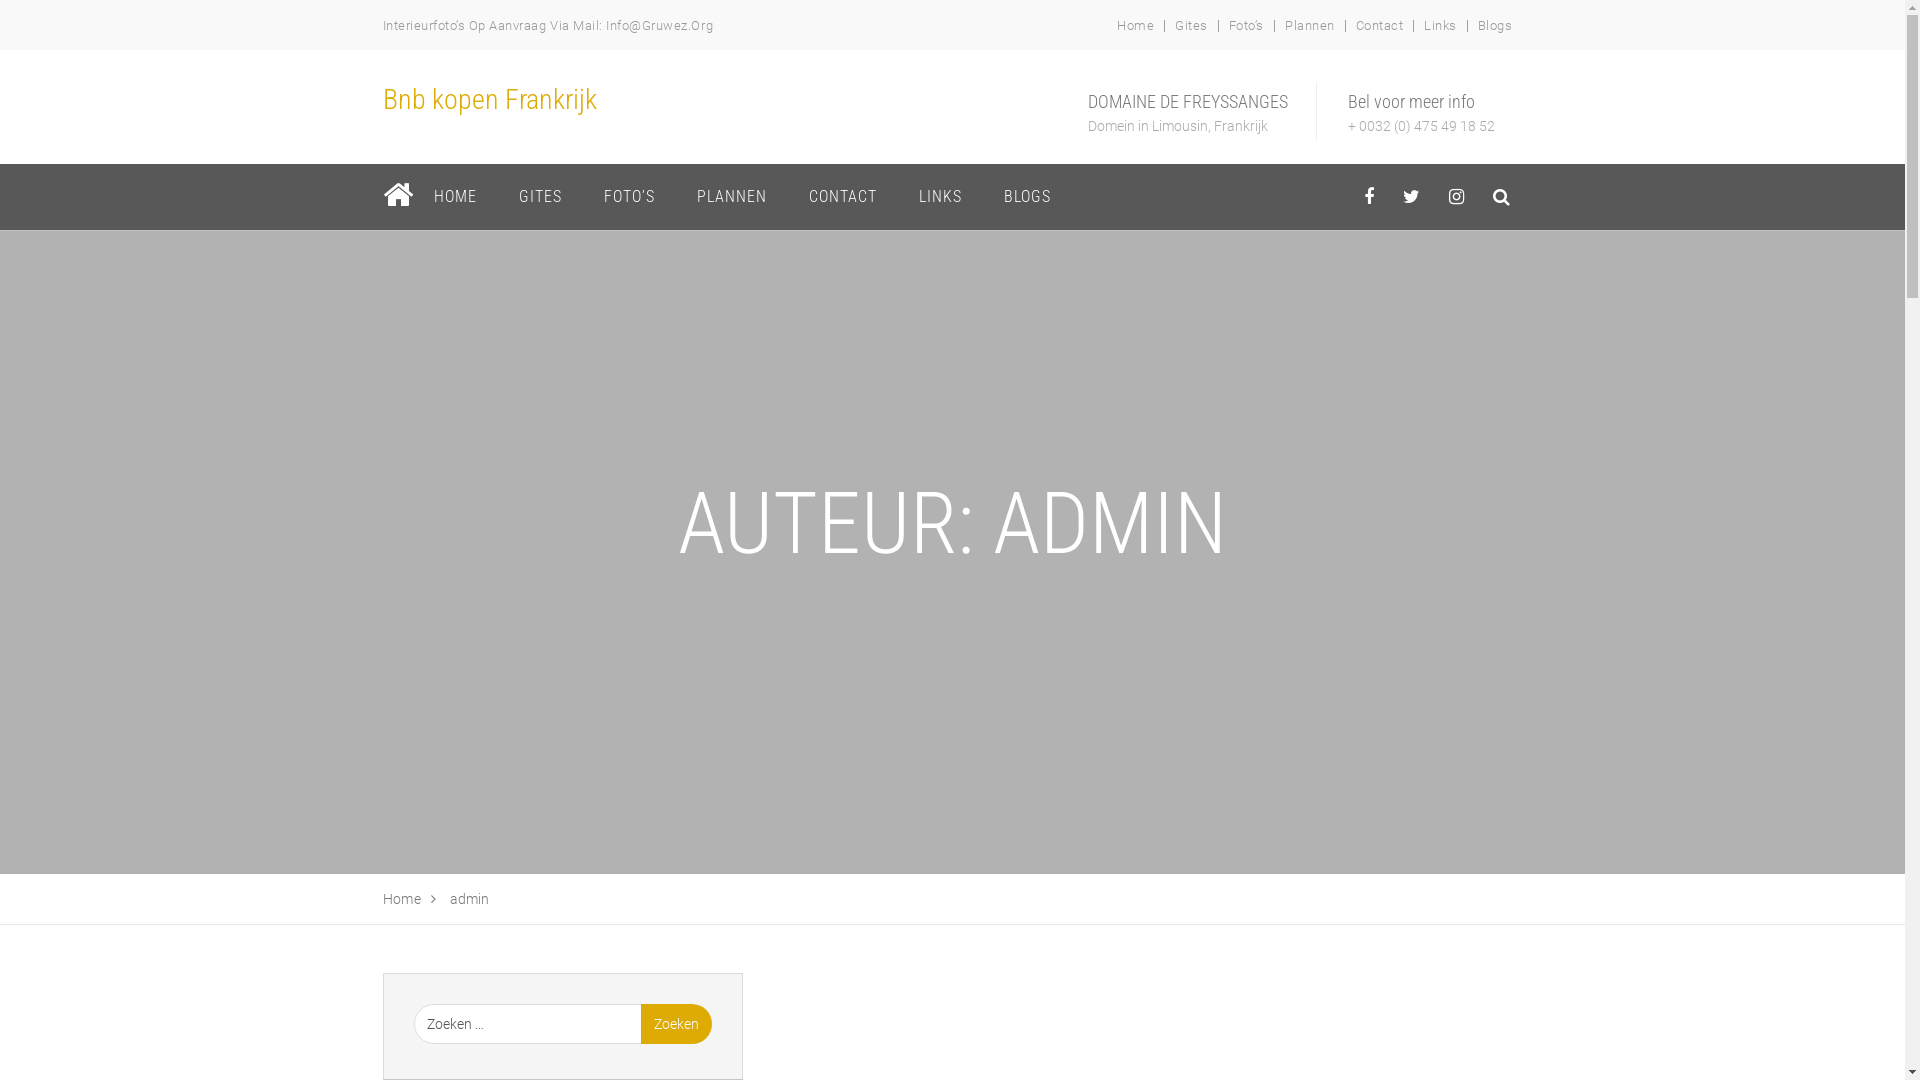  Describe the element at coordinates (1310, 25) in the screenshot. I see `'Plannen'` at that location.